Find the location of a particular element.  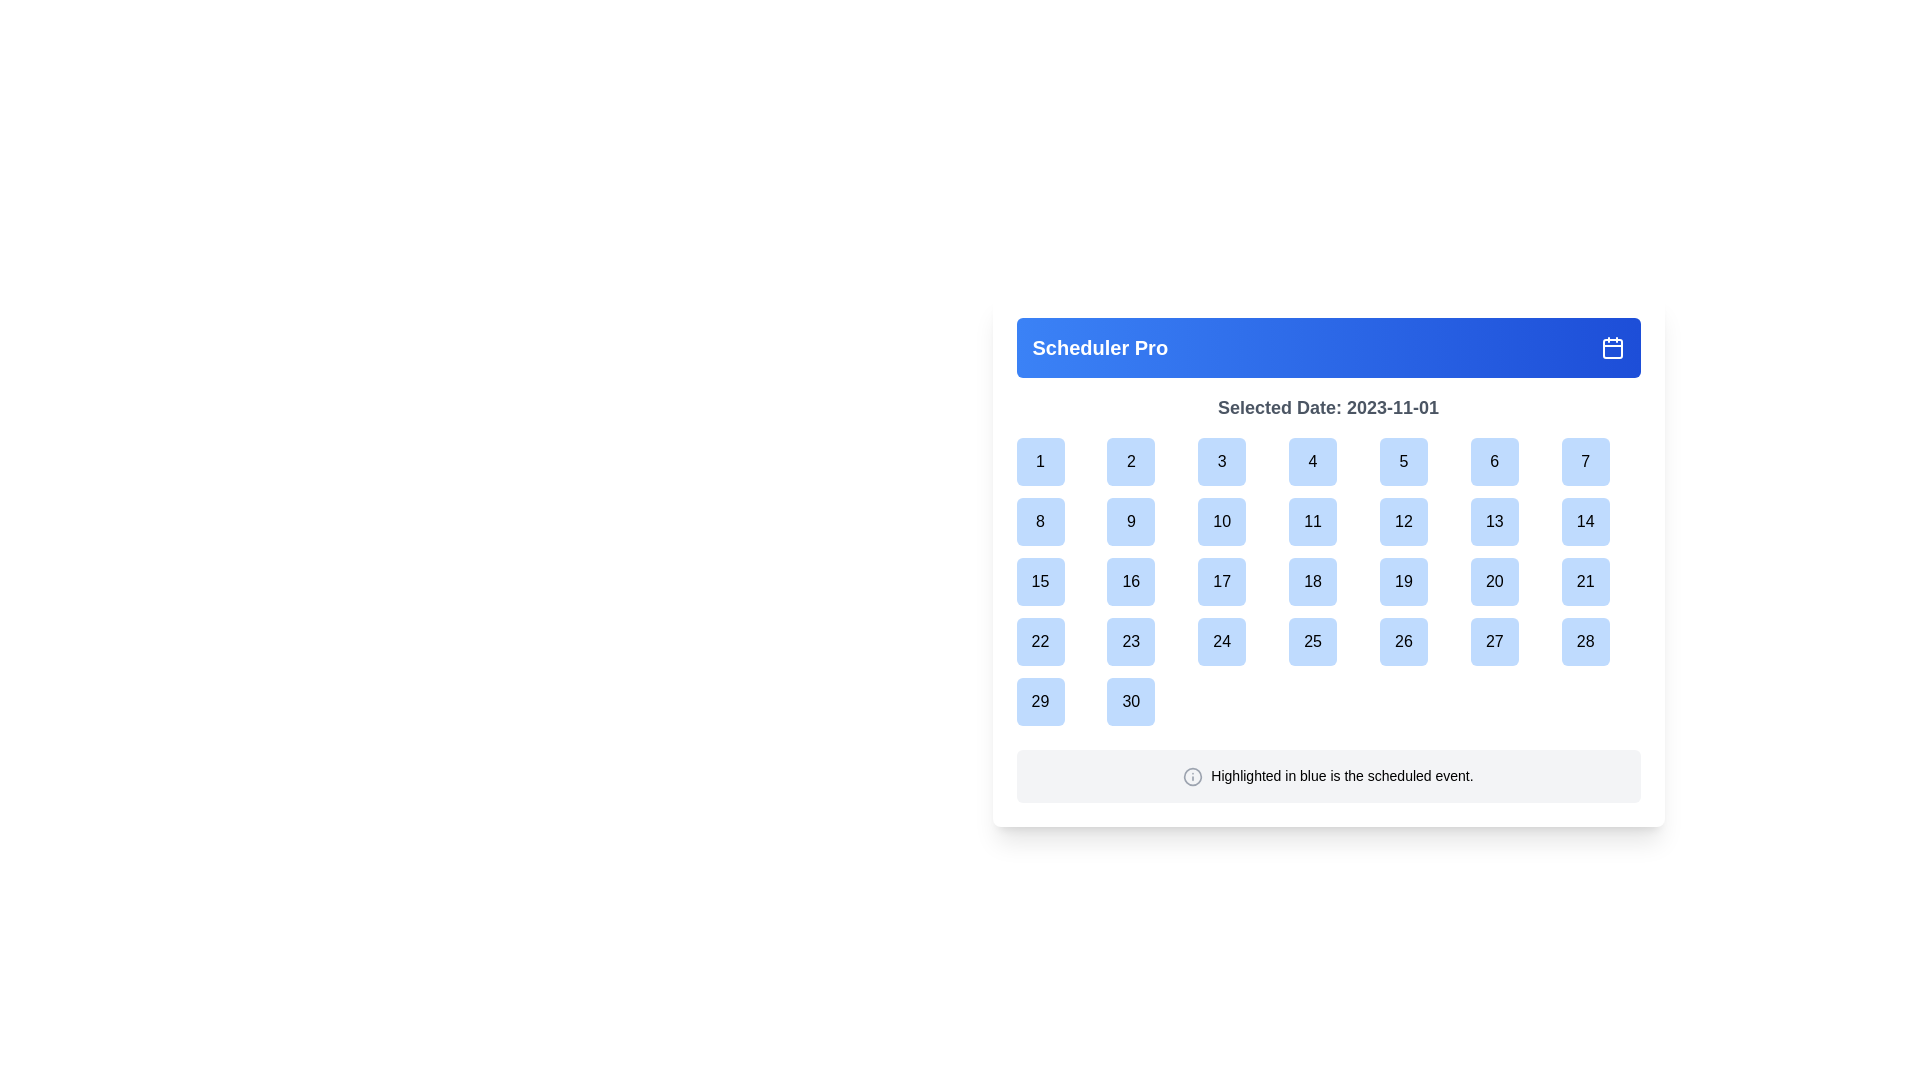

the button representing the 19th day of the month in the calendar grid is located at coordinates (1418, 582).